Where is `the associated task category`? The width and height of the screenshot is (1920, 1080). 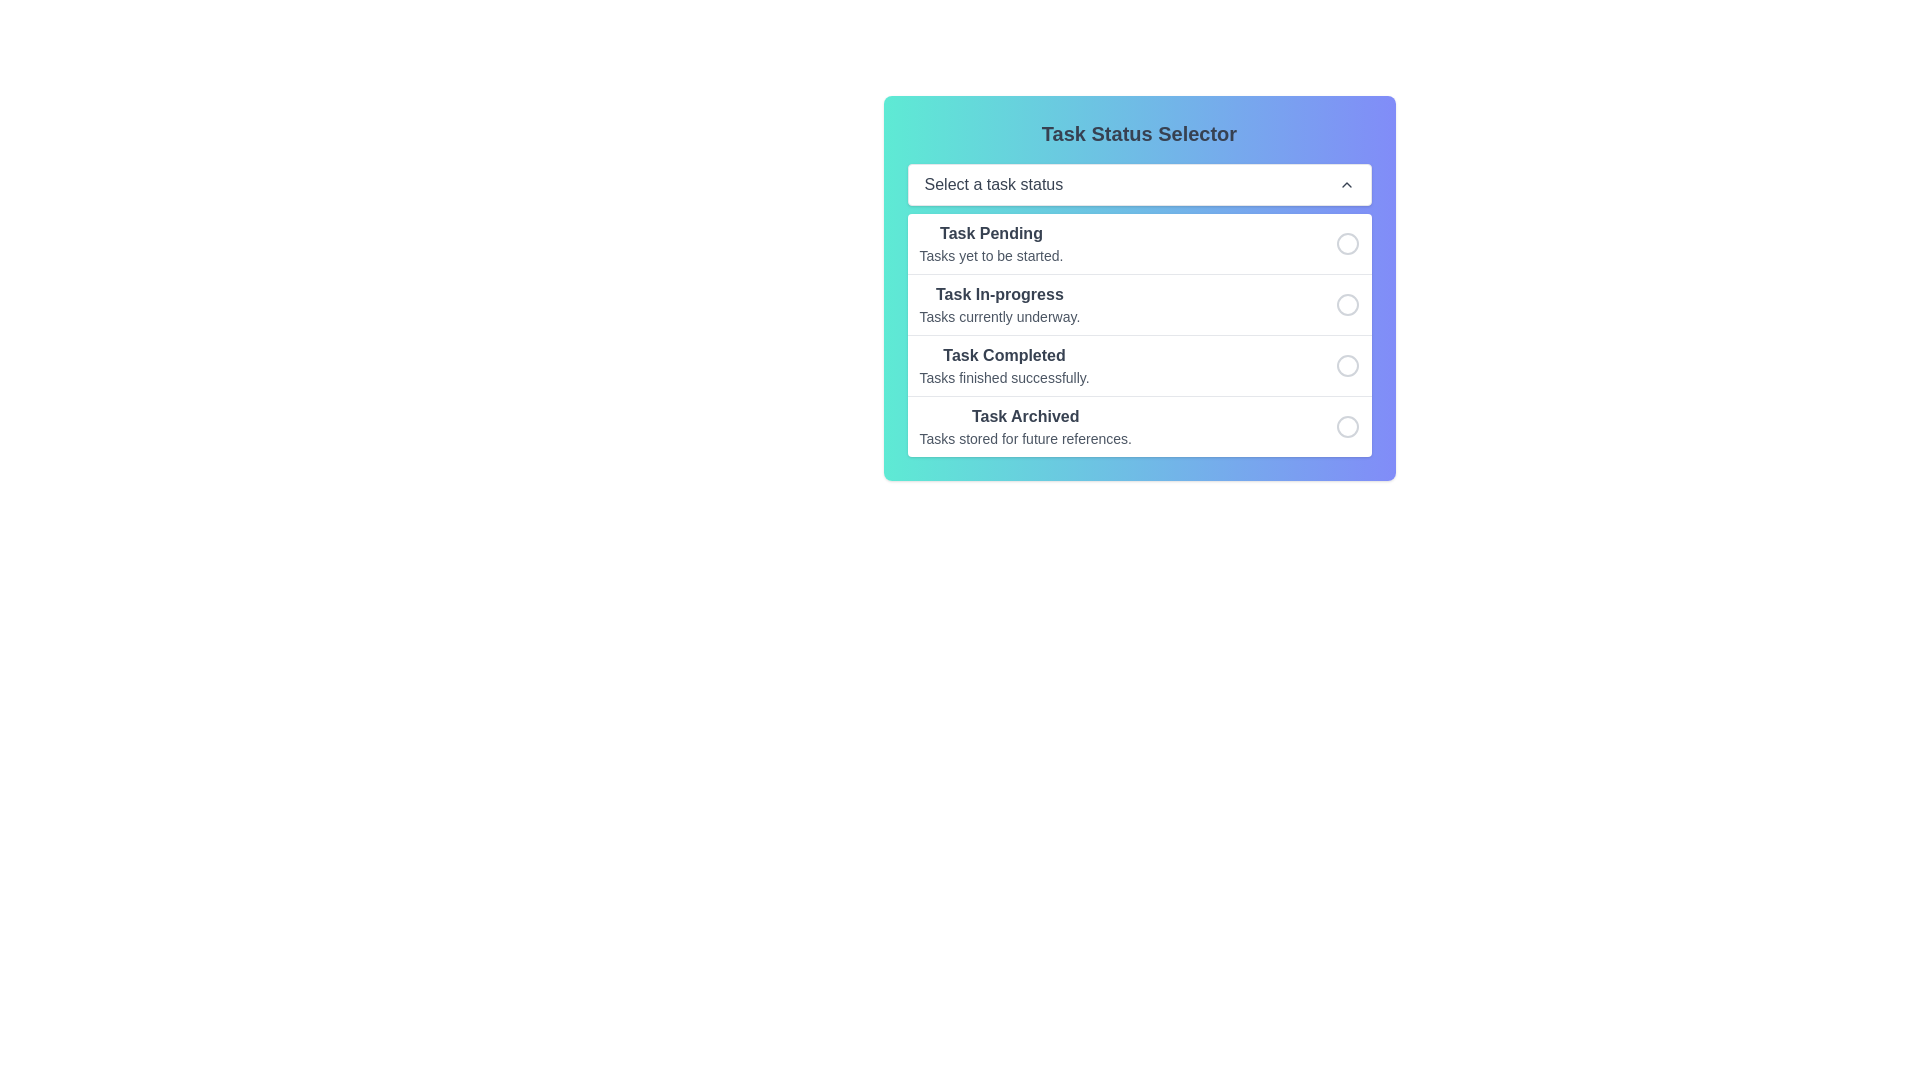
the associated task category is located at coordinates (999, 294).